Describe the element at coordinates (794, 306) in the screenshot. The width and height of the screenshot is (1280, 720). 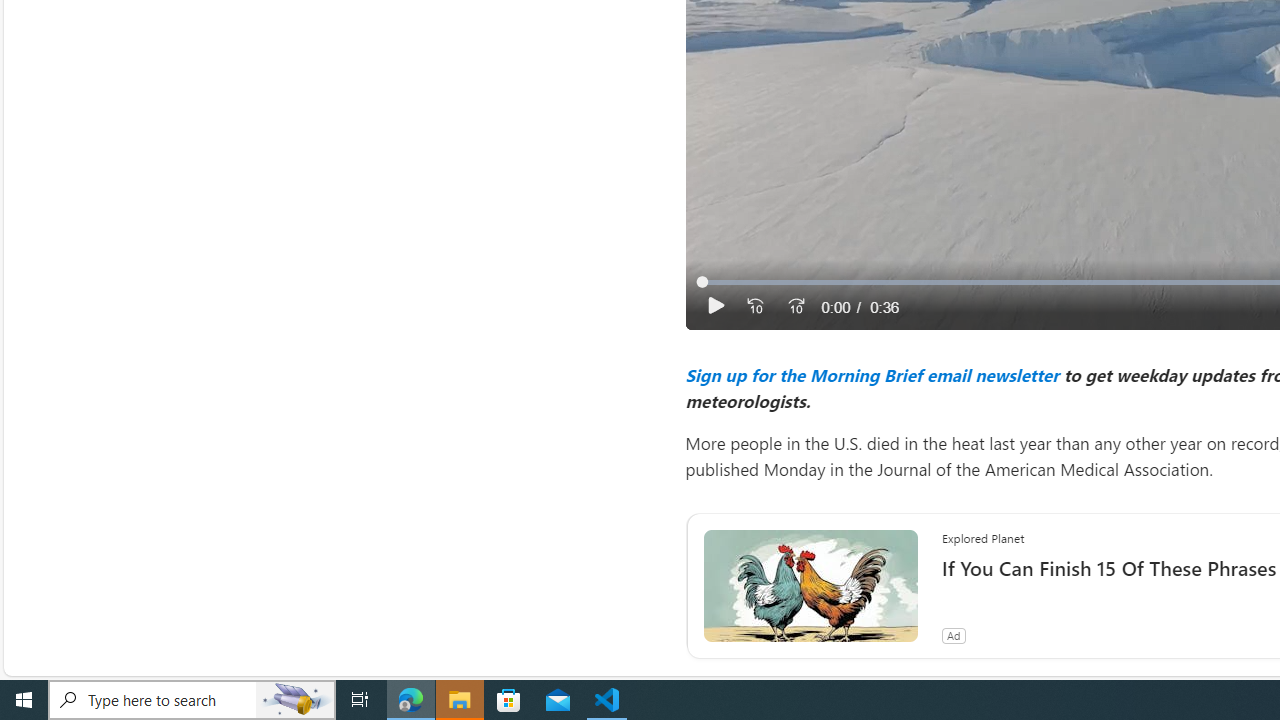
I see `'Seek Forward'` at that location.